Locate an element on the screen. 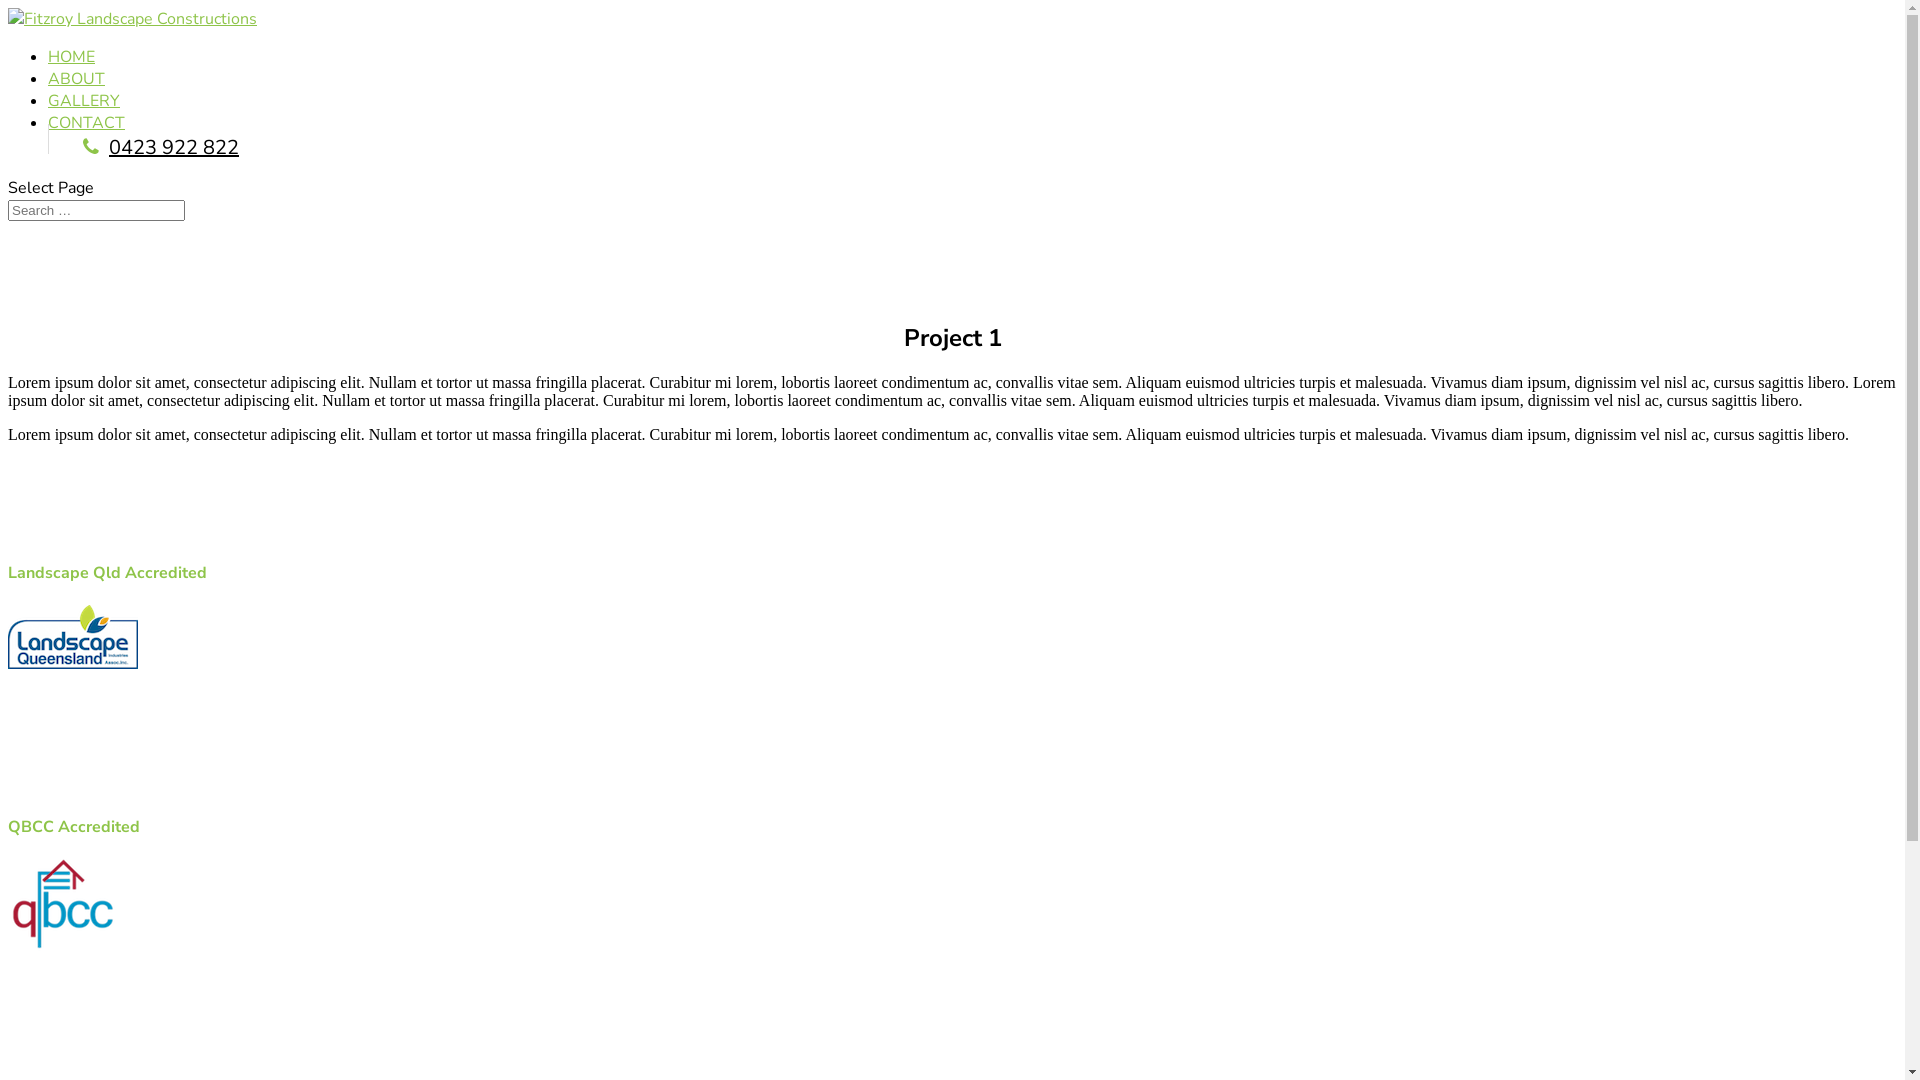  'CONTACT' is located at coordinates (48, 123).